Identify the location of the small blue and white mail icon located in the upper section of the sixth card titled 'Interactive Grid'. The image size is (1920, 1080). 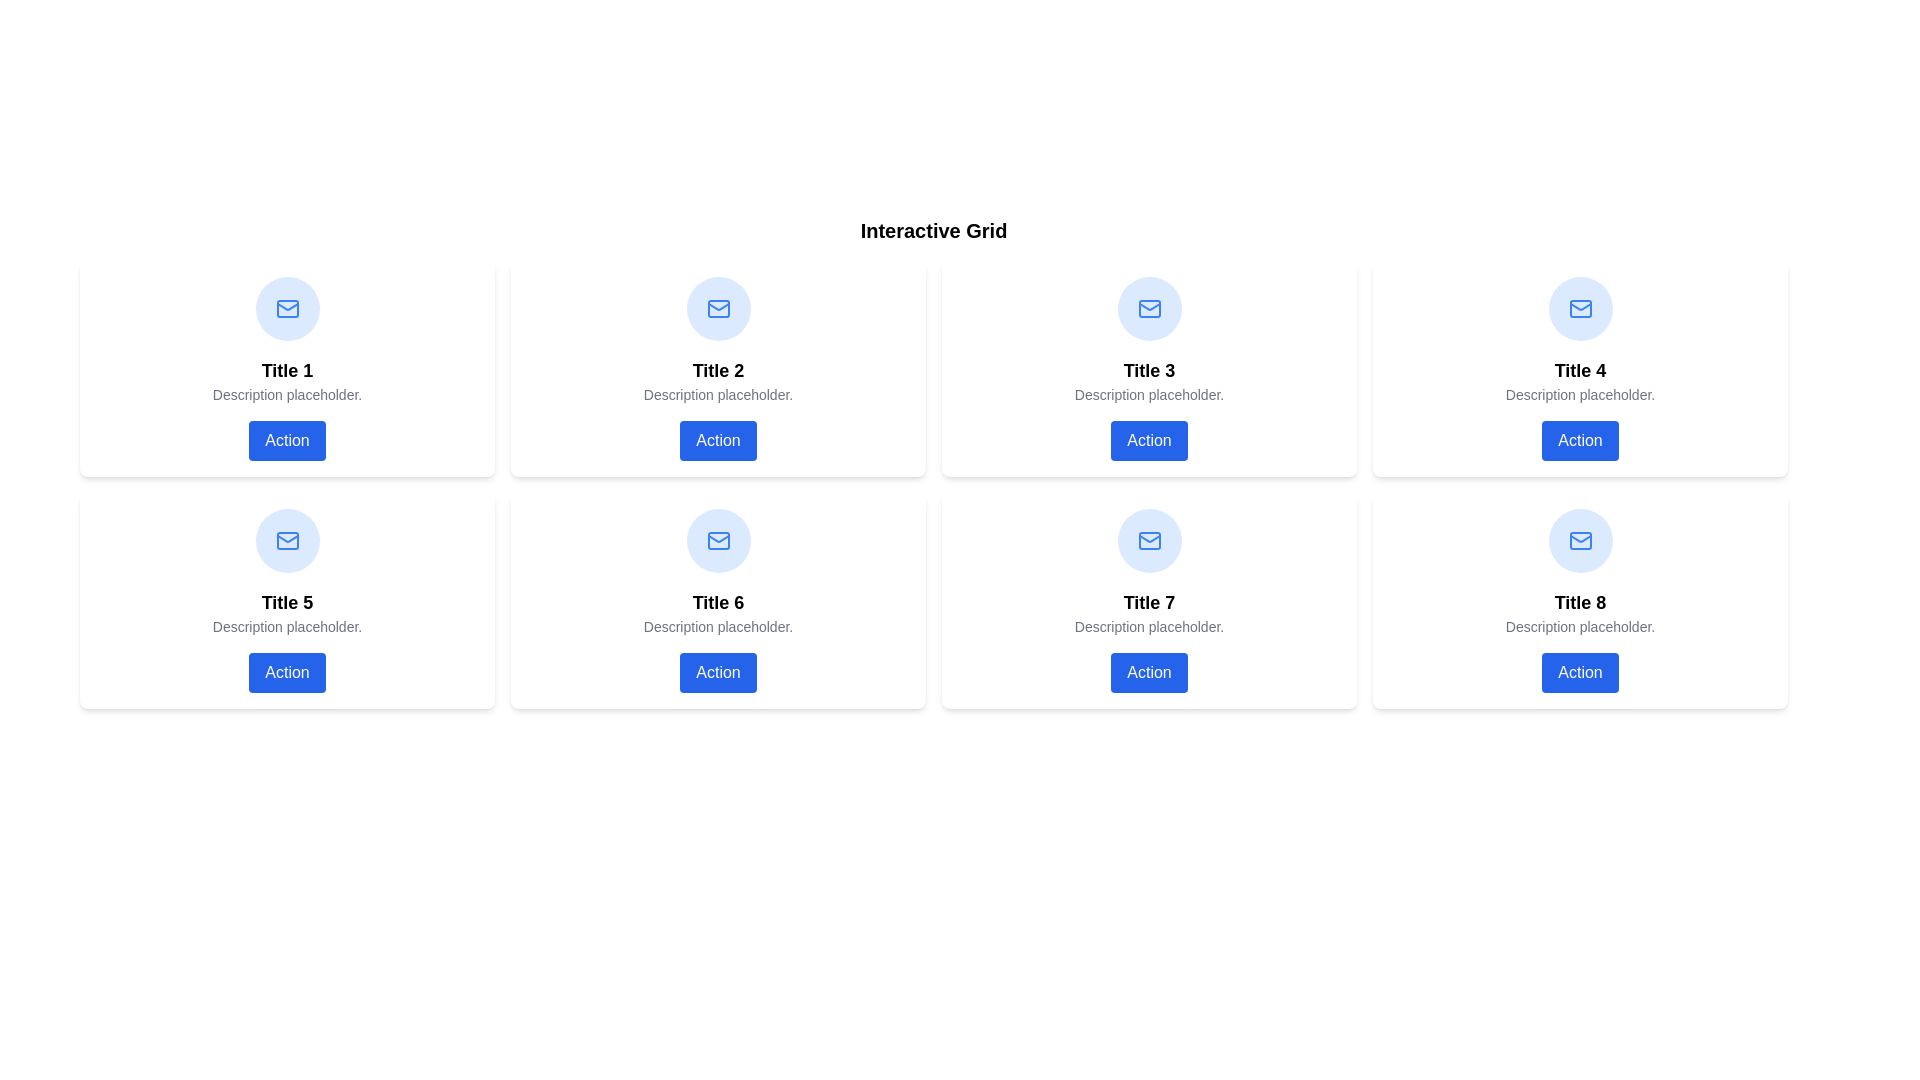
(718, 540).